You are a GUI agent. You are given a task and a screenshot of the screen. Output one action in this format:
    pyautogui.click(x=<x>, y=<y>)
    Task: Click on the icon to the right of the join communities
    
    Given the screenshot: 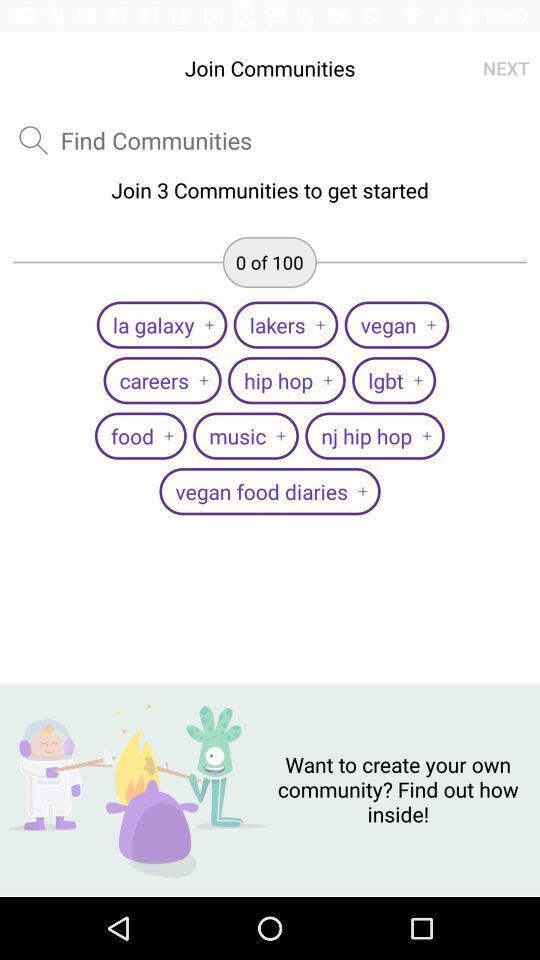 What is the action you would take?
    pyautogui.click(x=505, y=68)
    